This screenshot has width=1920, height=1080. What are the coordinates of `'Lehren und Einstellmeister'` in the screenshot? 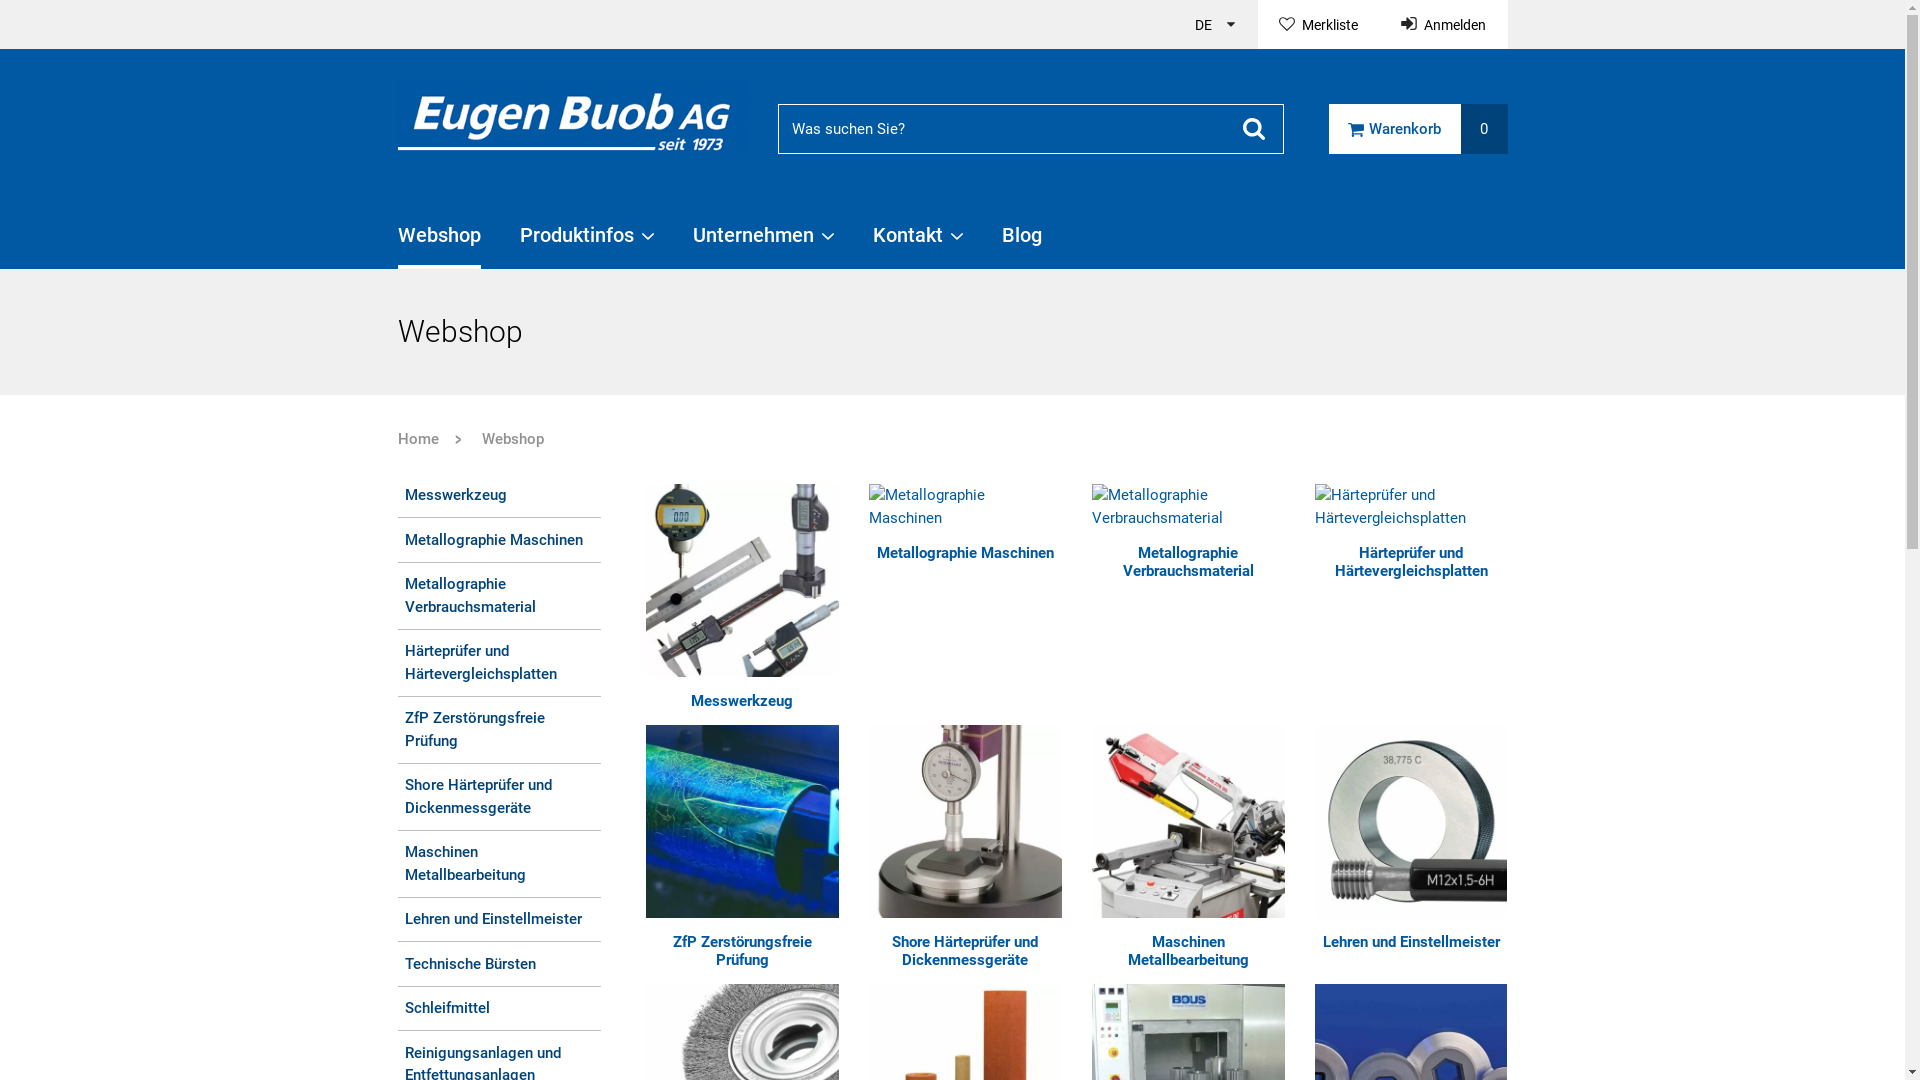 It's located at (1410, 941).